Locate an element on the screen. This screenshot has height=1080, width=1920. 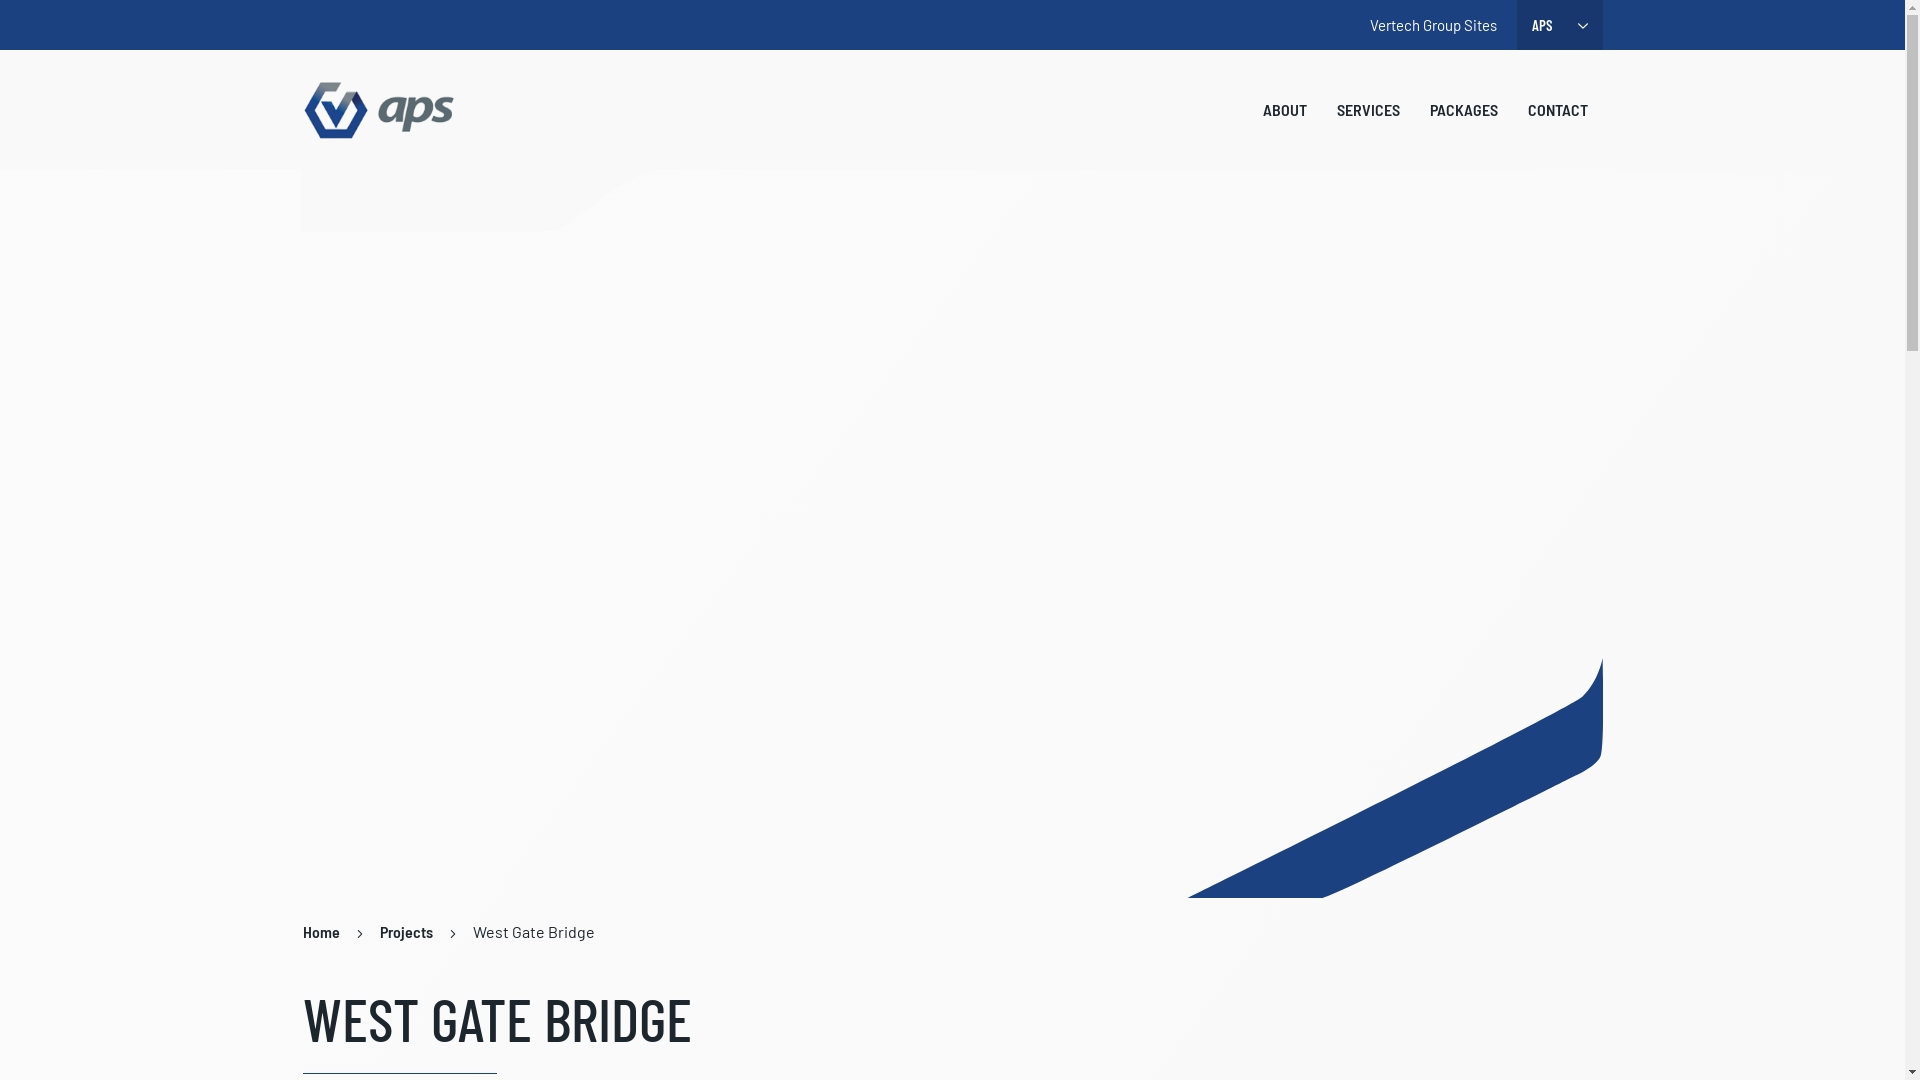
'CONTACT' is located at coordinates (1555, 110).